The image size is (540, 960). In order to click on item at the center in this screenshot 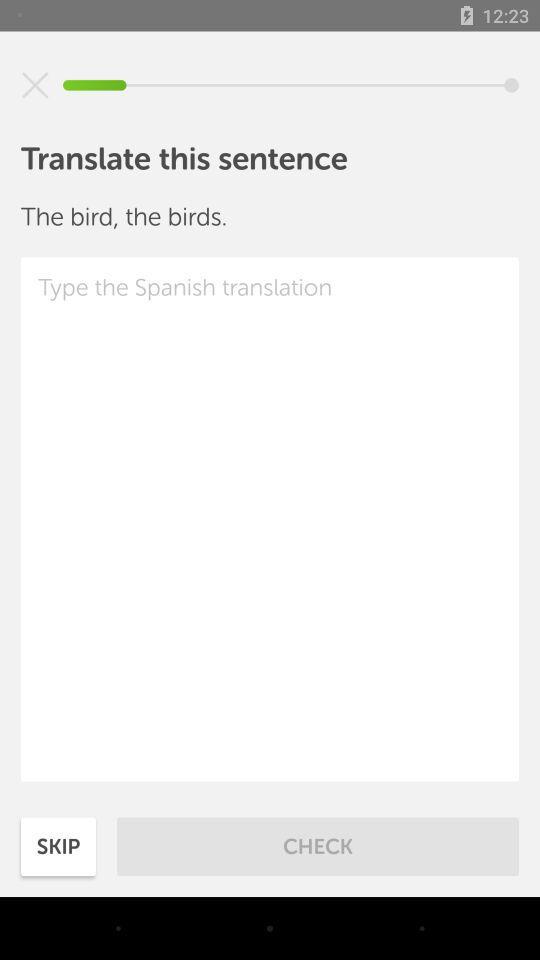, I will do `click(270, 518)`.